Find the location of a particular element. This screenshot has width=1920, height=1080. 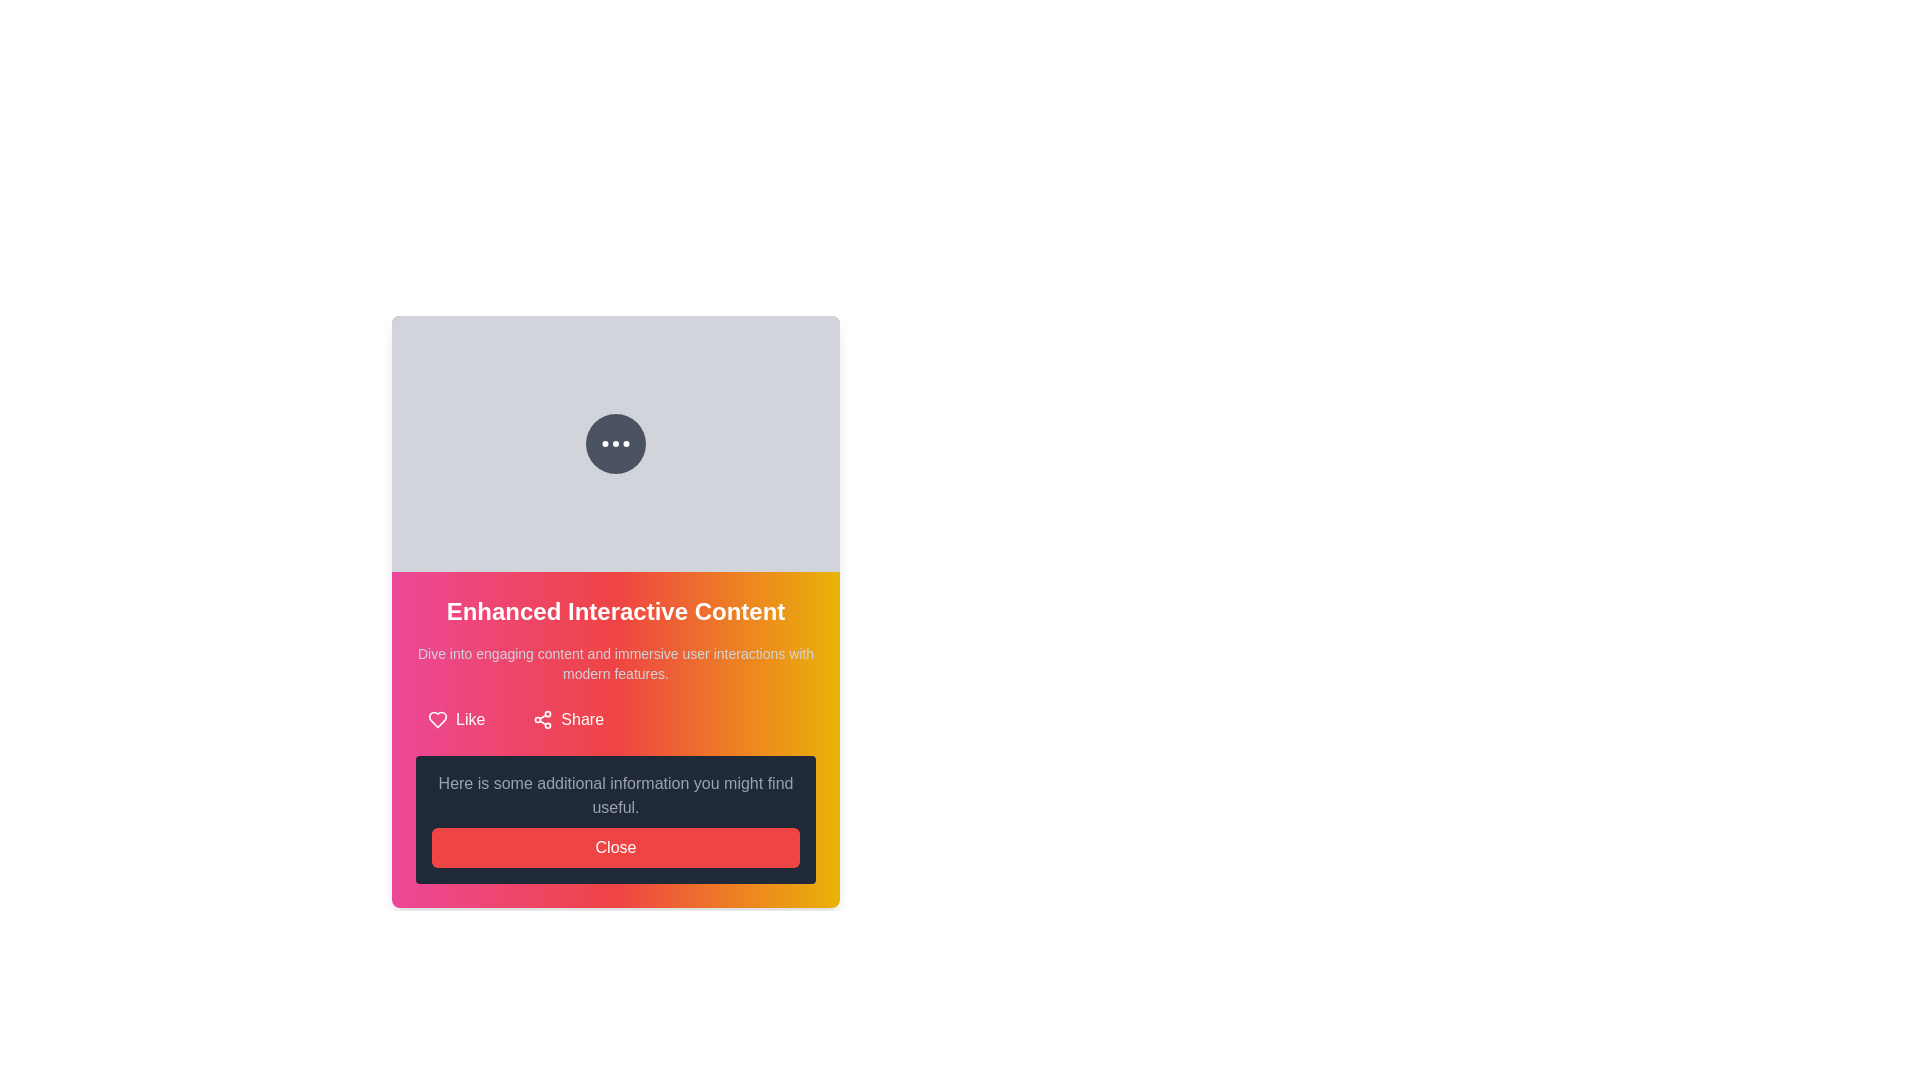

the circular button icon located at the center of a grey box at the top of the card interface is located at coordinates (614, 442).